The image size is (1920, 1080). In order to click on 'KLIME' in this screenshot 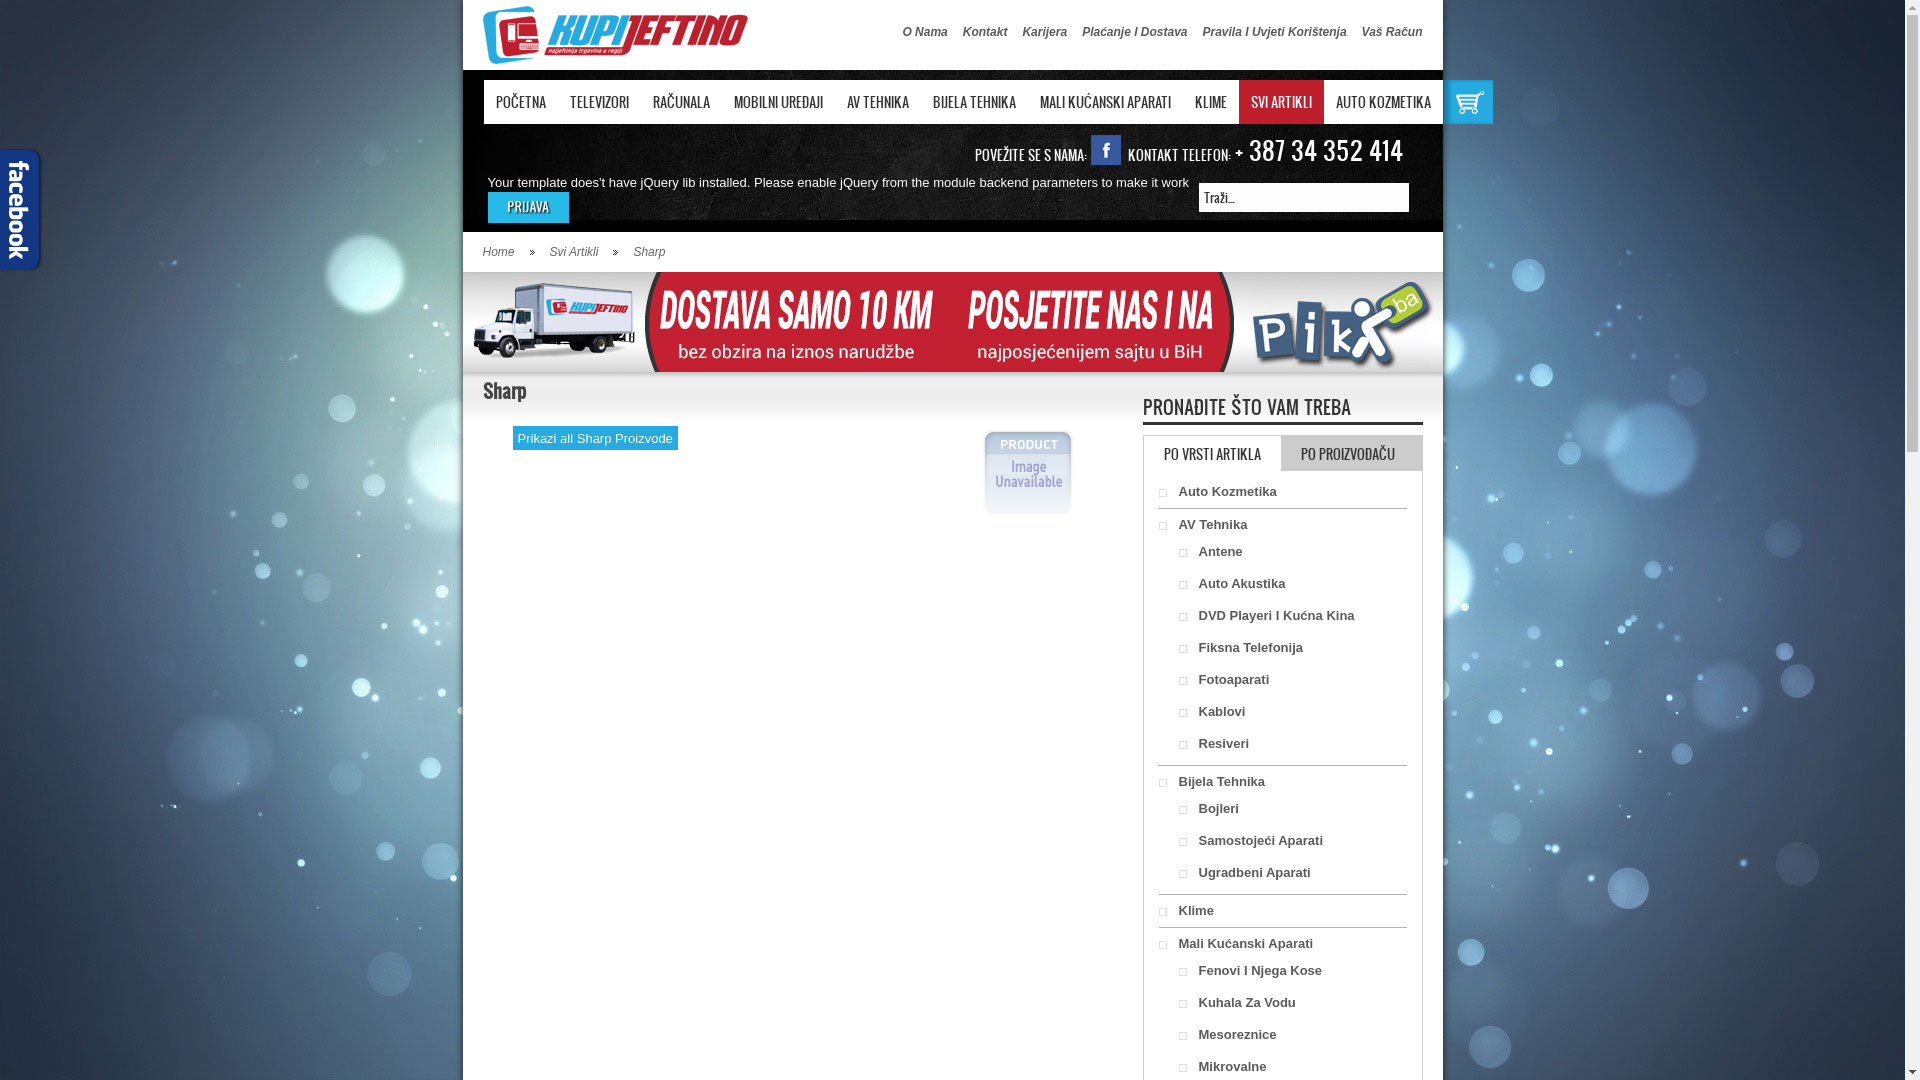, I will do `click(1208, 101)`.